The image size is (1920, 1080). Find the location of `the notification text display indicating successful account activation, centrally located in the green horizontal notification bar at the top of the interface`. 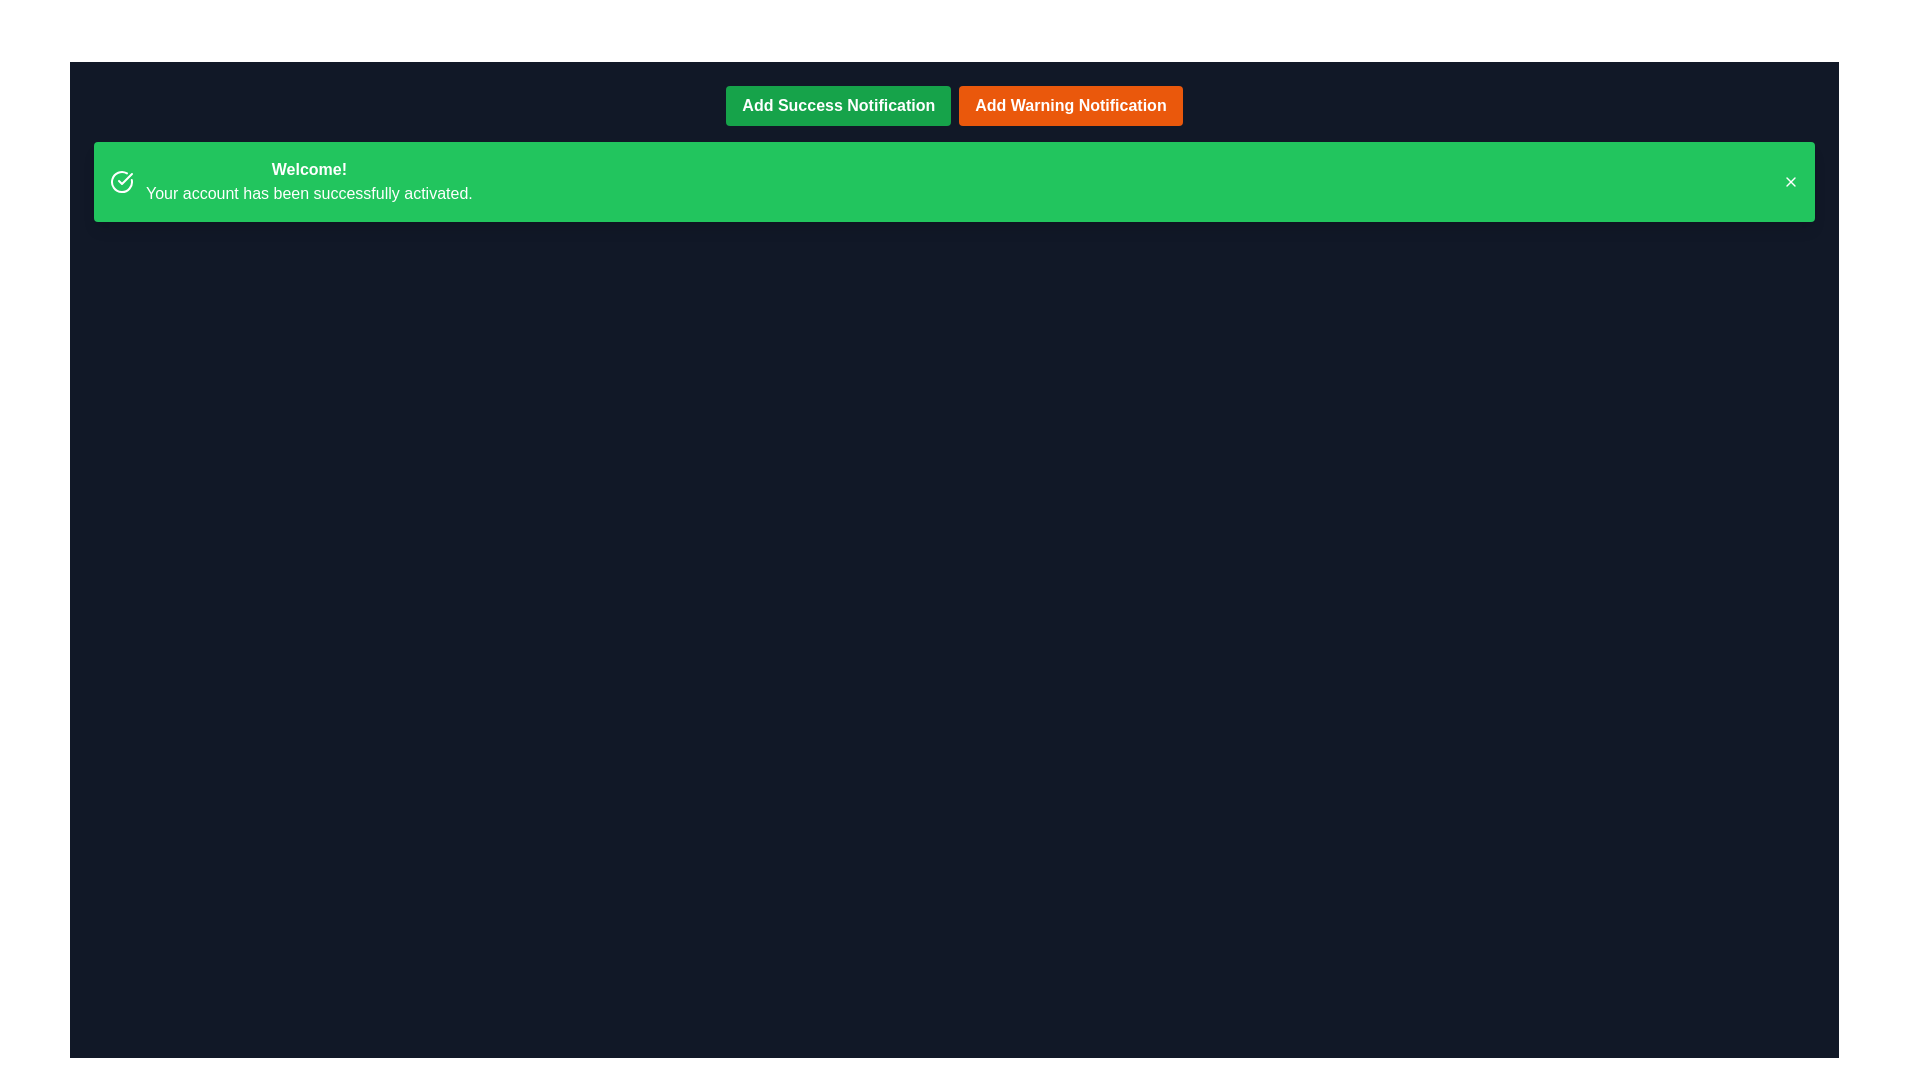

the notification text display indicating successful account activation, centrally located in the green horizontal notification bar at the top of the interface is located at coordinates (308, 181).